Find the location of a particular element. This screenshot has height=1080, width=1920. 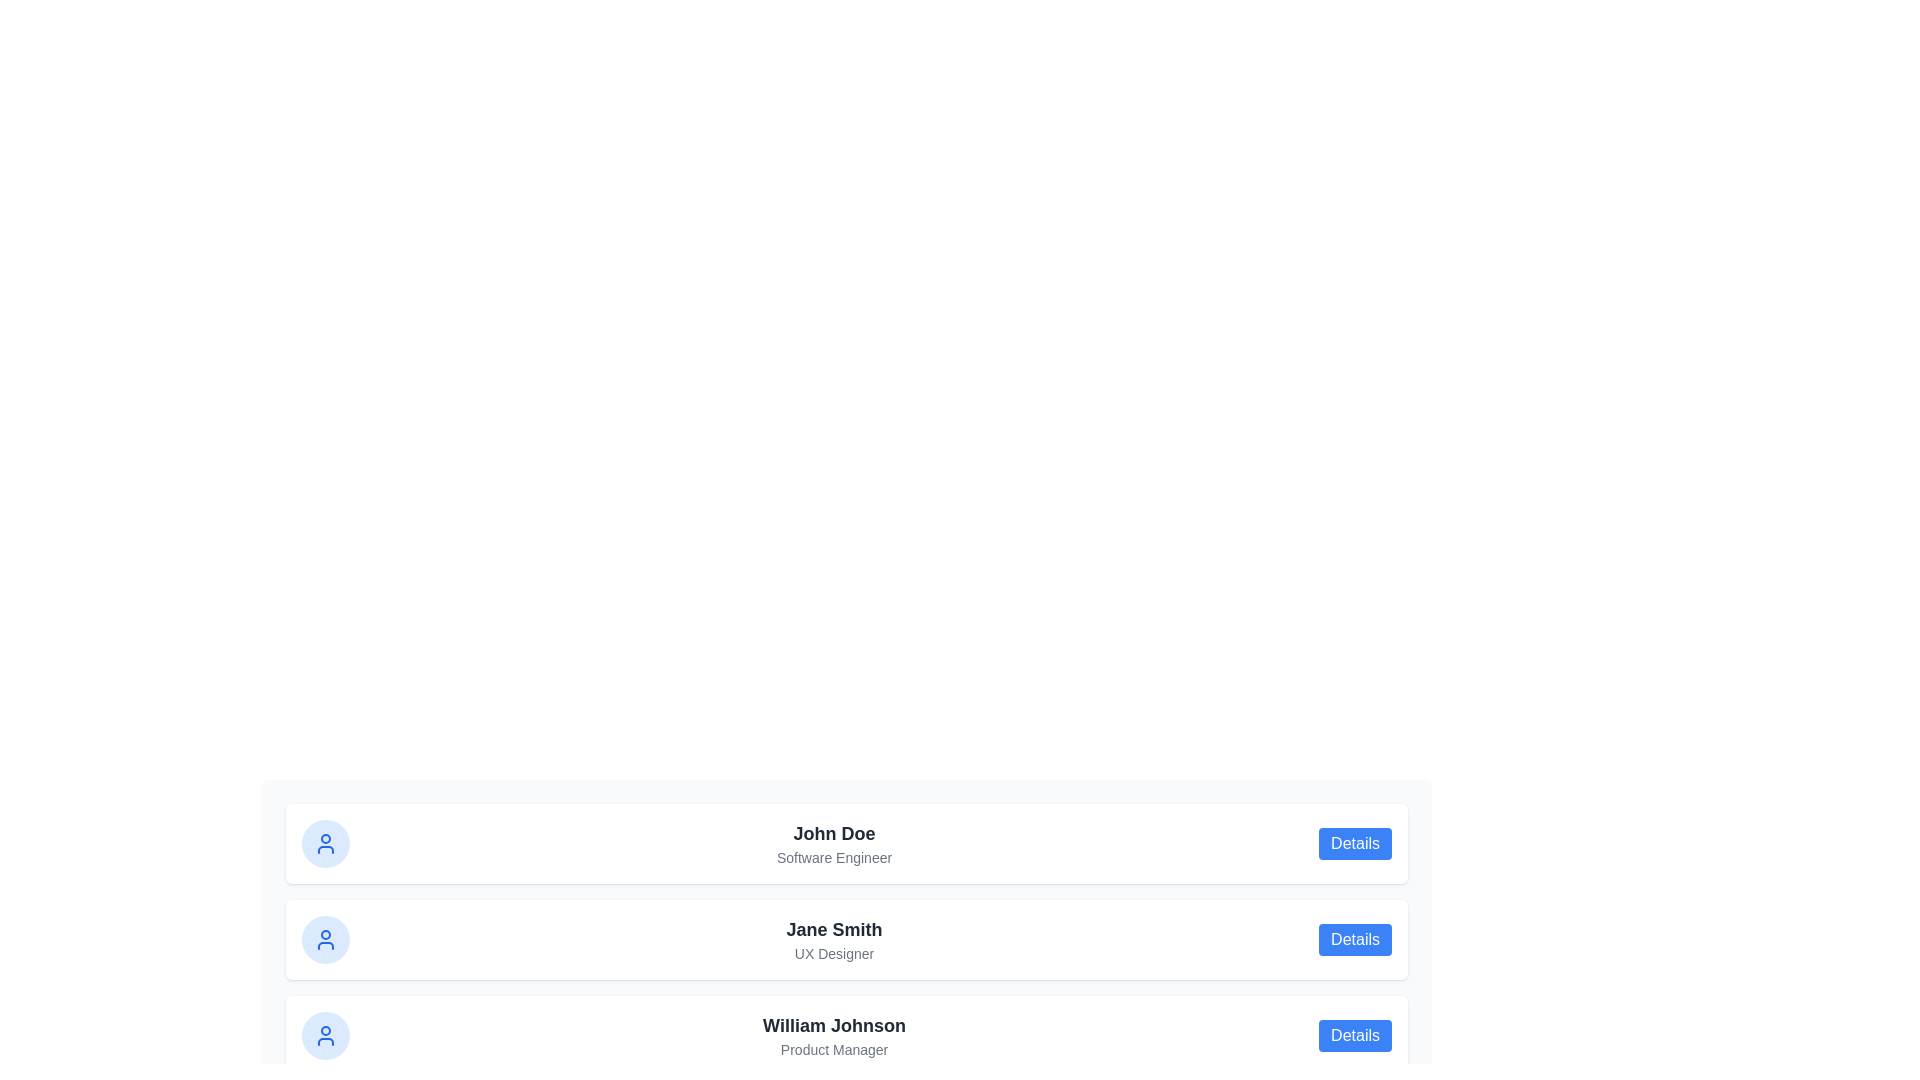

the third card in the vertically stacked list, which features a blue user icon, the name 'William Johnson', and a 'Details' button is located at coordinates (846, 1035).